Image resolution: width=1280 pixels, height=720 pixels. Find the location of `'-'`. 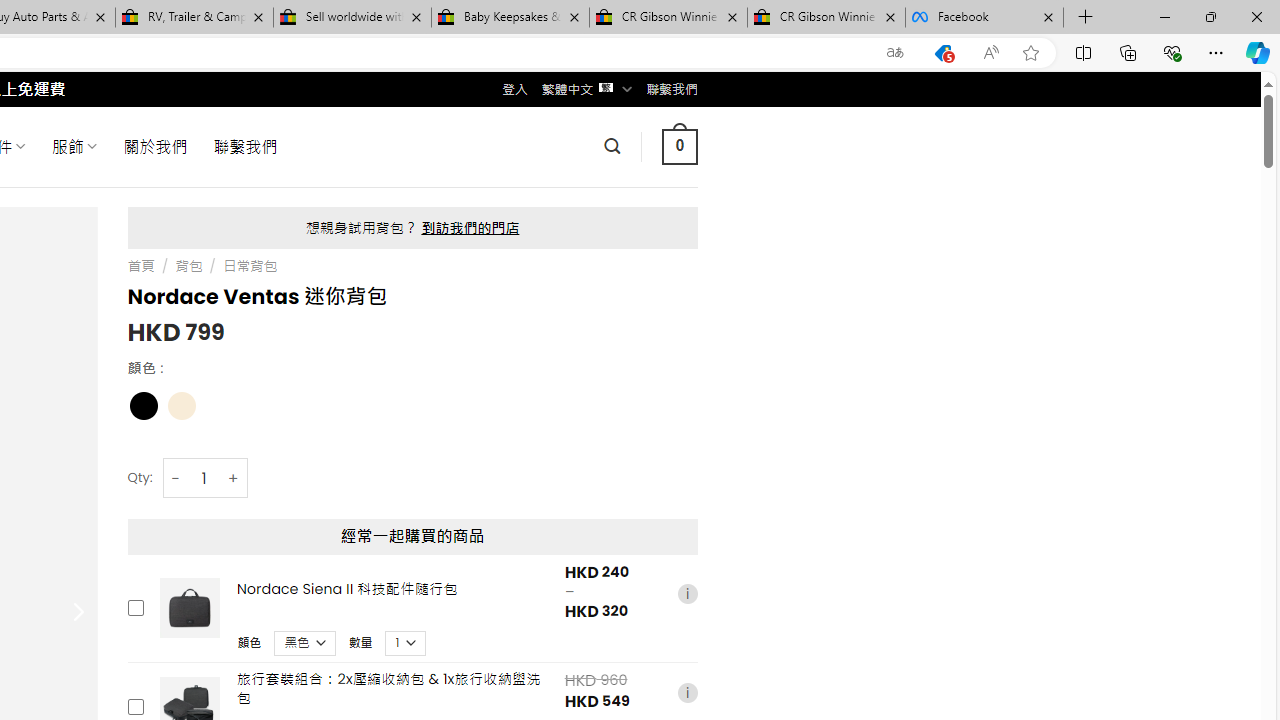

'-' is located at coordinates (176, 478).